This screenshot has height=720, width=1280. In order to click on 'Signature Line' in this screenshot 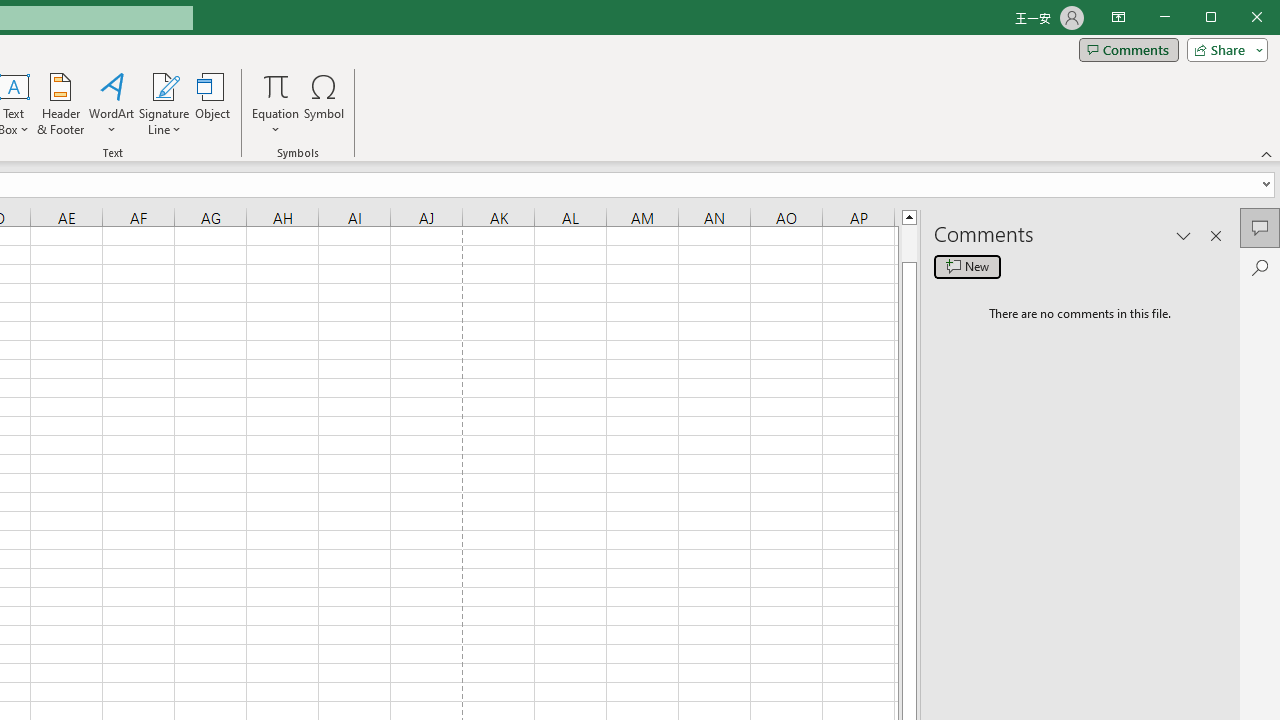, I will do `click(164, 104)`.